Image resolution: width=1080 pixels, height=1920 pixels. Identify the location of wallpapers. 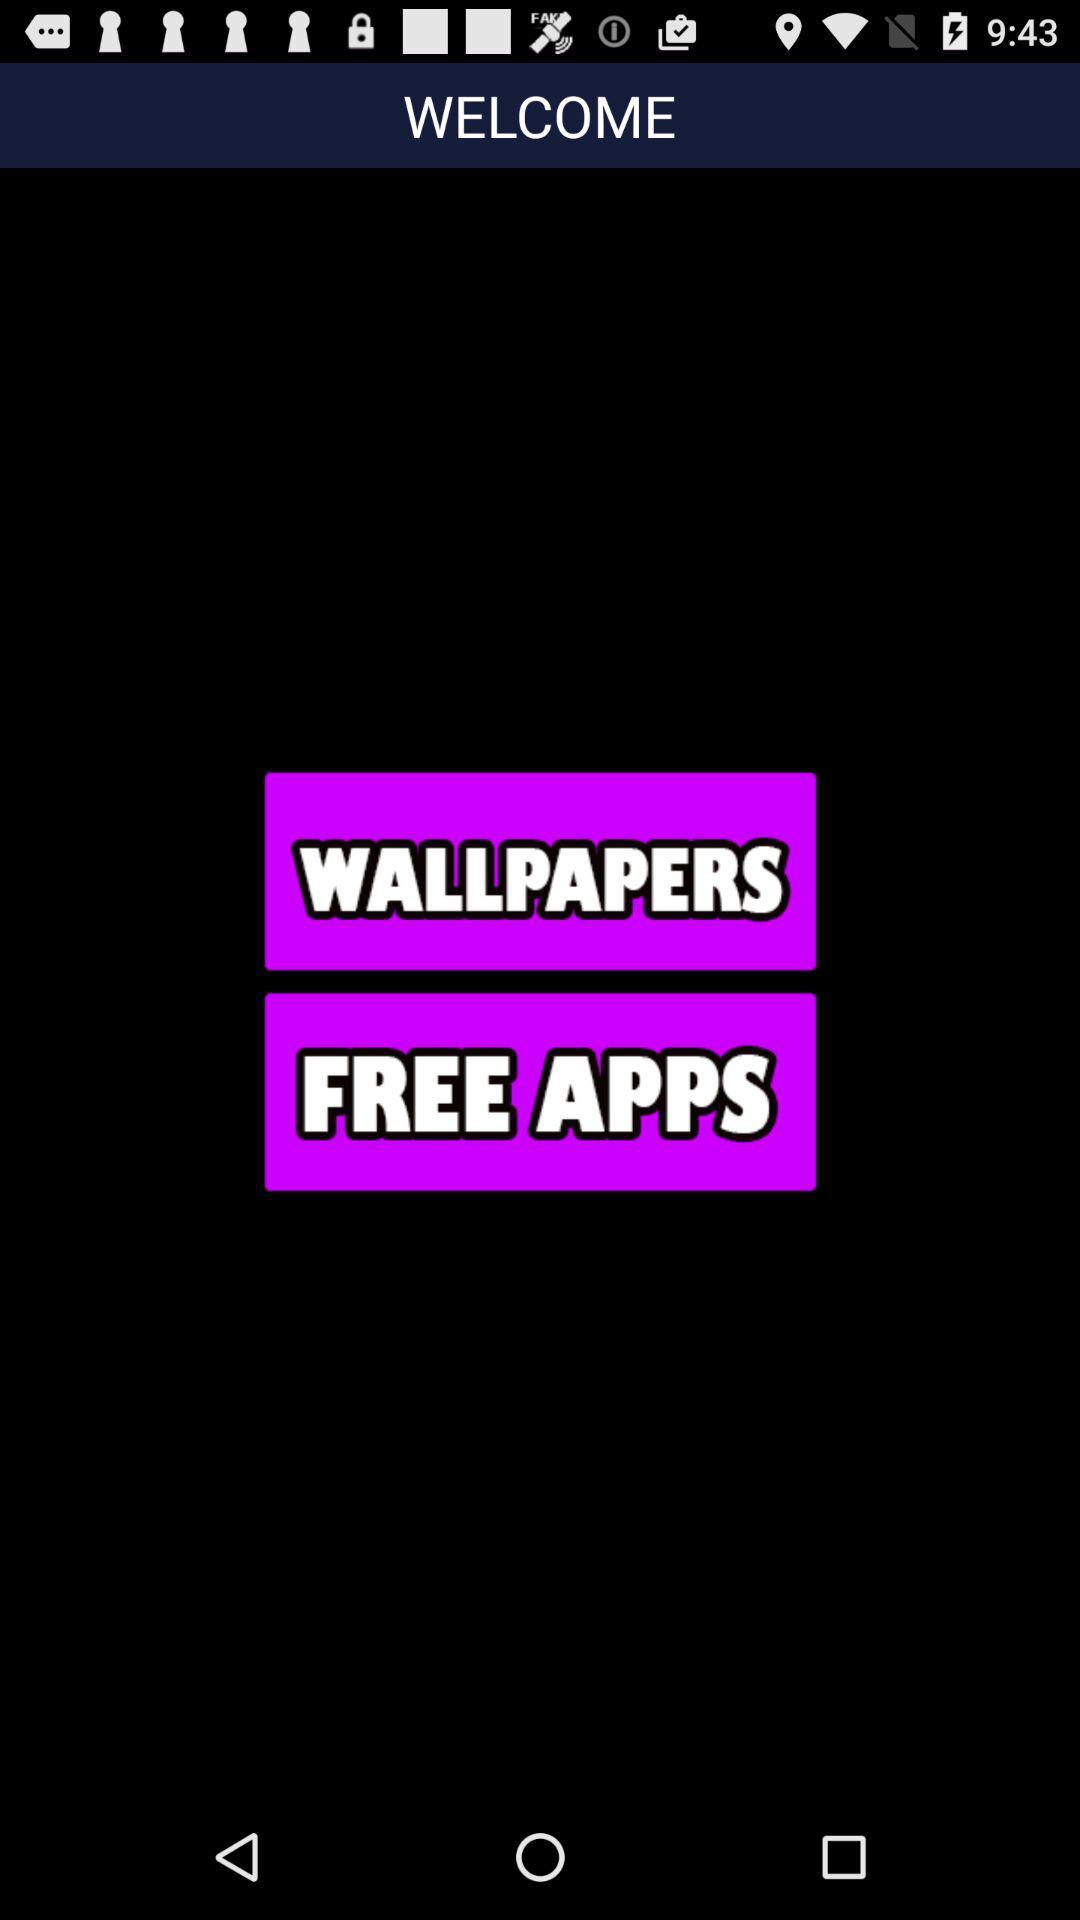
(538, 870).